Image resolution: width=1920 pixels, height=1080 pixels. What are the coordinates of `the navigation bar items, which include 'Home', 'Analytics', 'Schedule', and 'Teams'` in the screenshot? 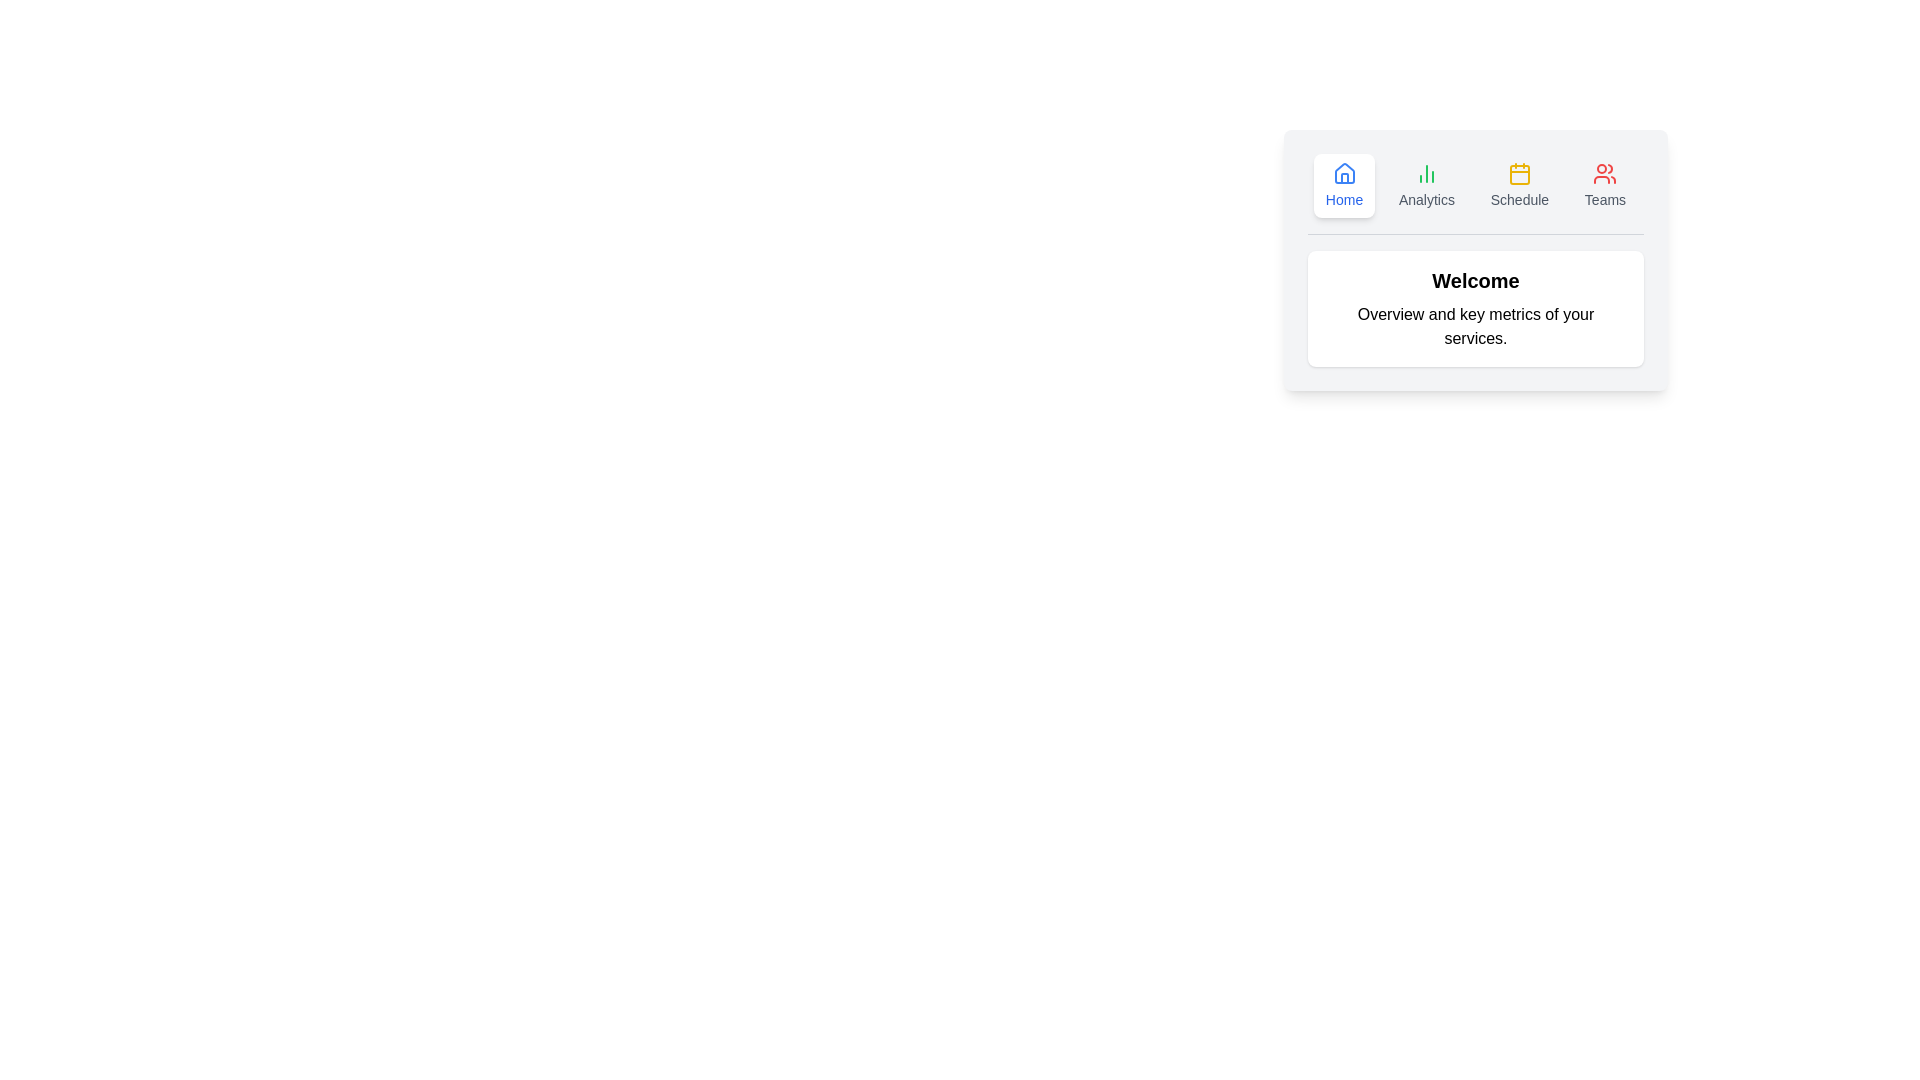 It's located at (1476, 194).